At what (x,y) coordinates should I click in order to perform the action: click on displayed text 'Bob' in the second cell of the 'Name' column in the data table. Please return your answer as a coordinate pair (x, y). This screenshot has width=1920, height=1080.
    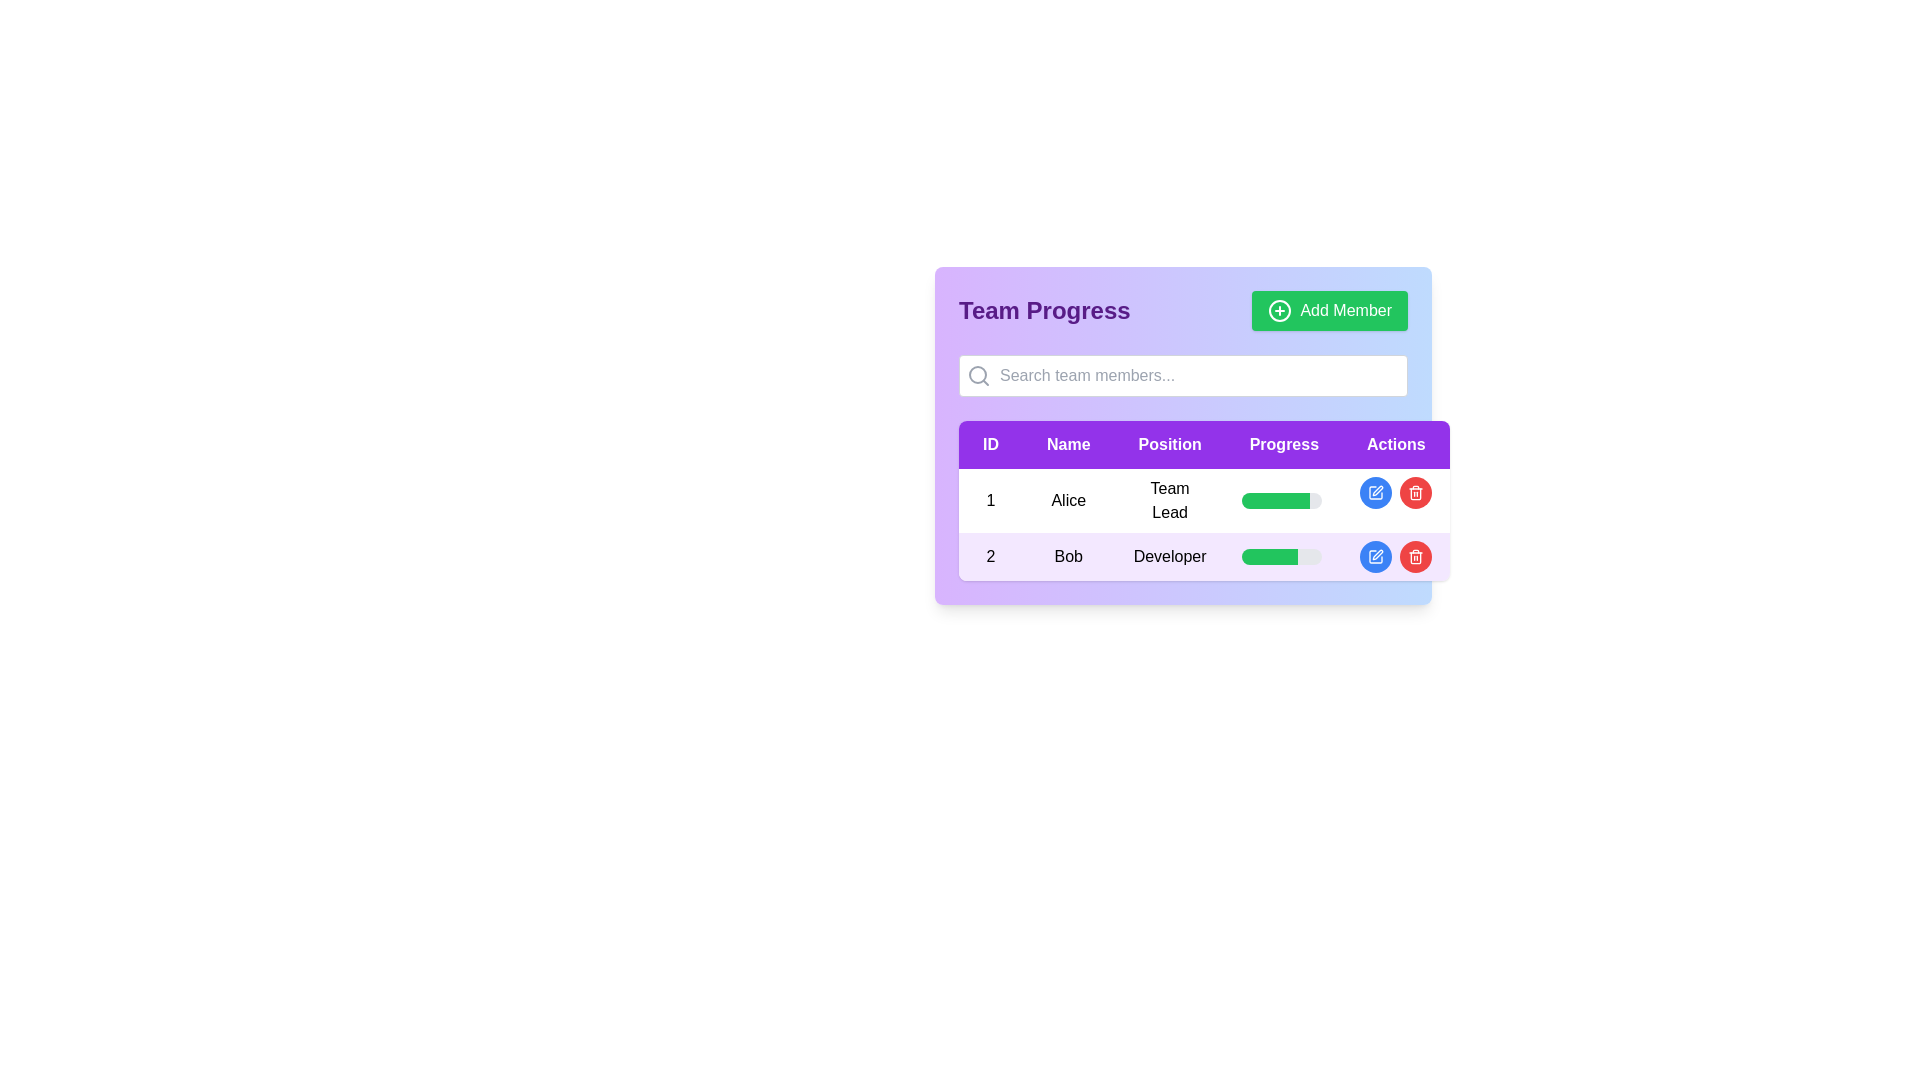
    Looking at the image, I should click on (1067, 556).